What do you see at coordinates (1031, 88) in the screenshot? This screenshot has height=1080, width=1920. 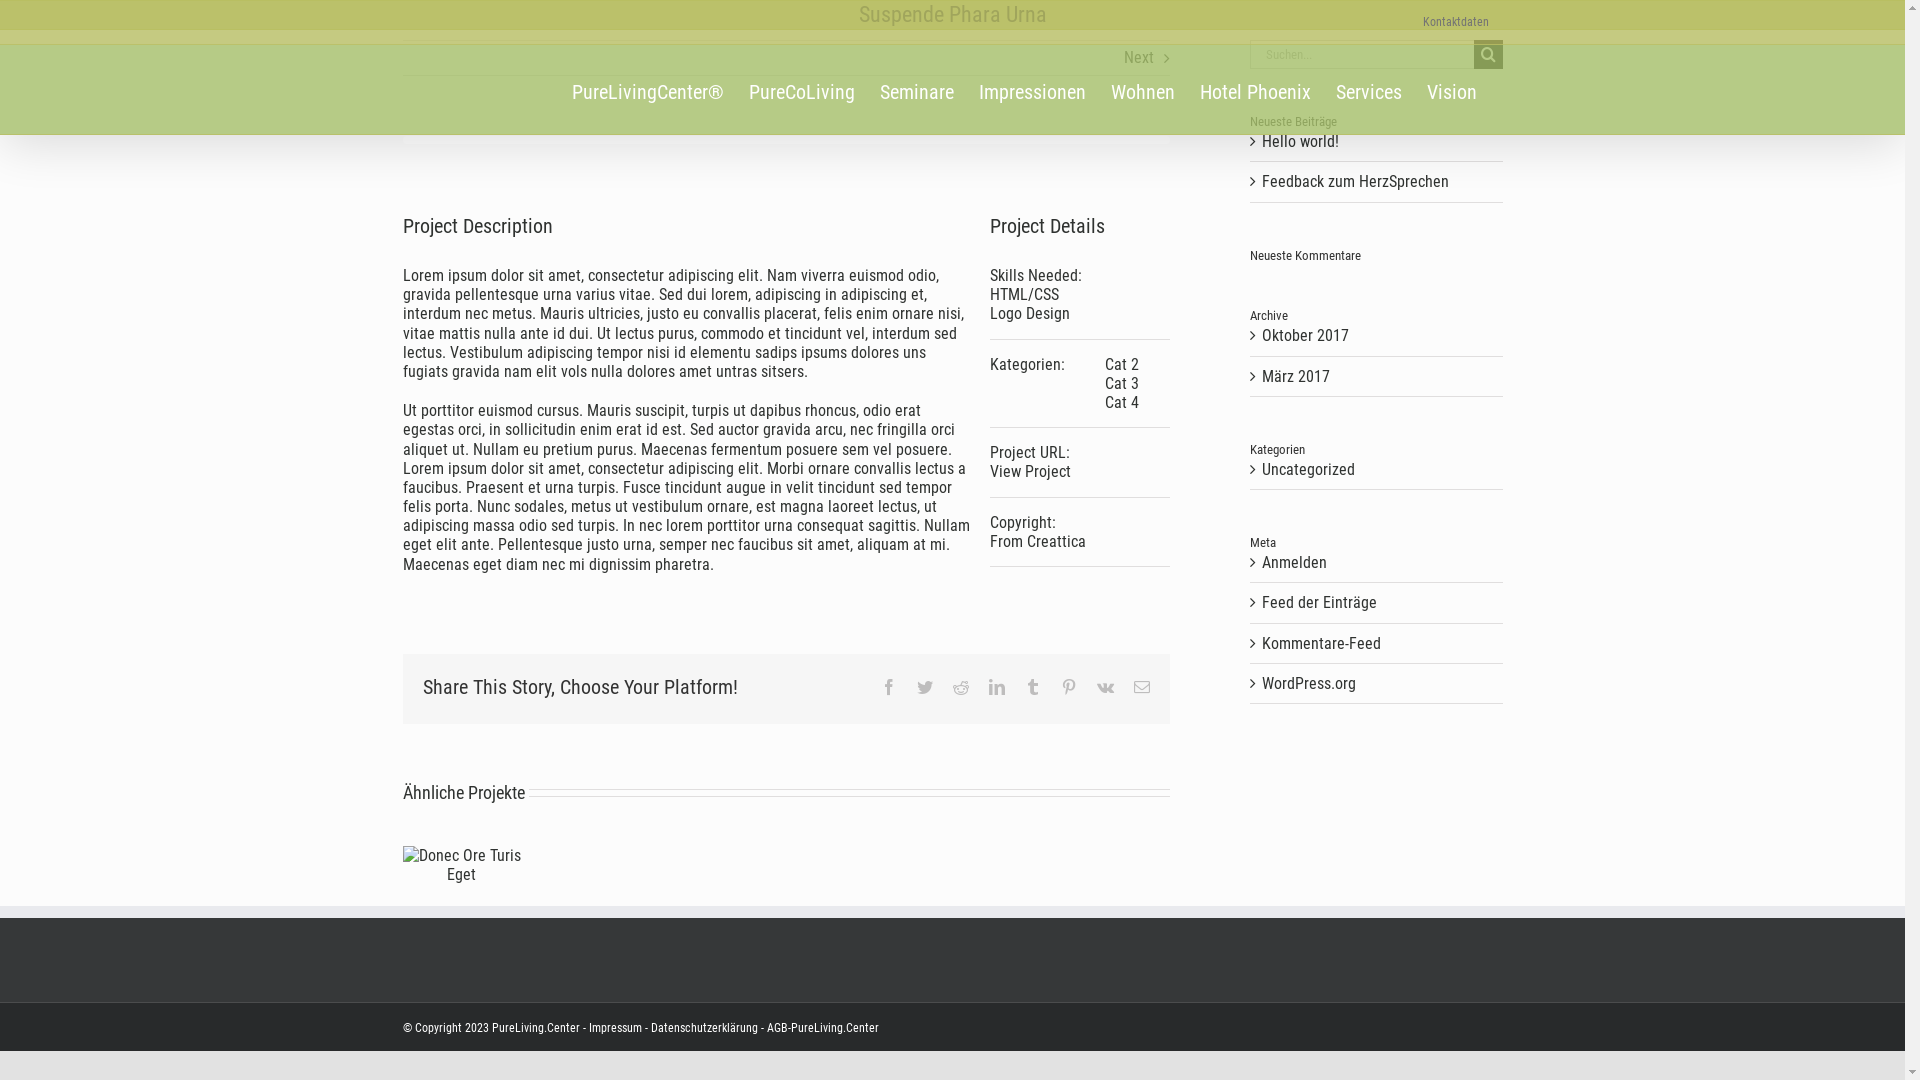 I see `'Impressionen'` at bounding box center [1031, 88].